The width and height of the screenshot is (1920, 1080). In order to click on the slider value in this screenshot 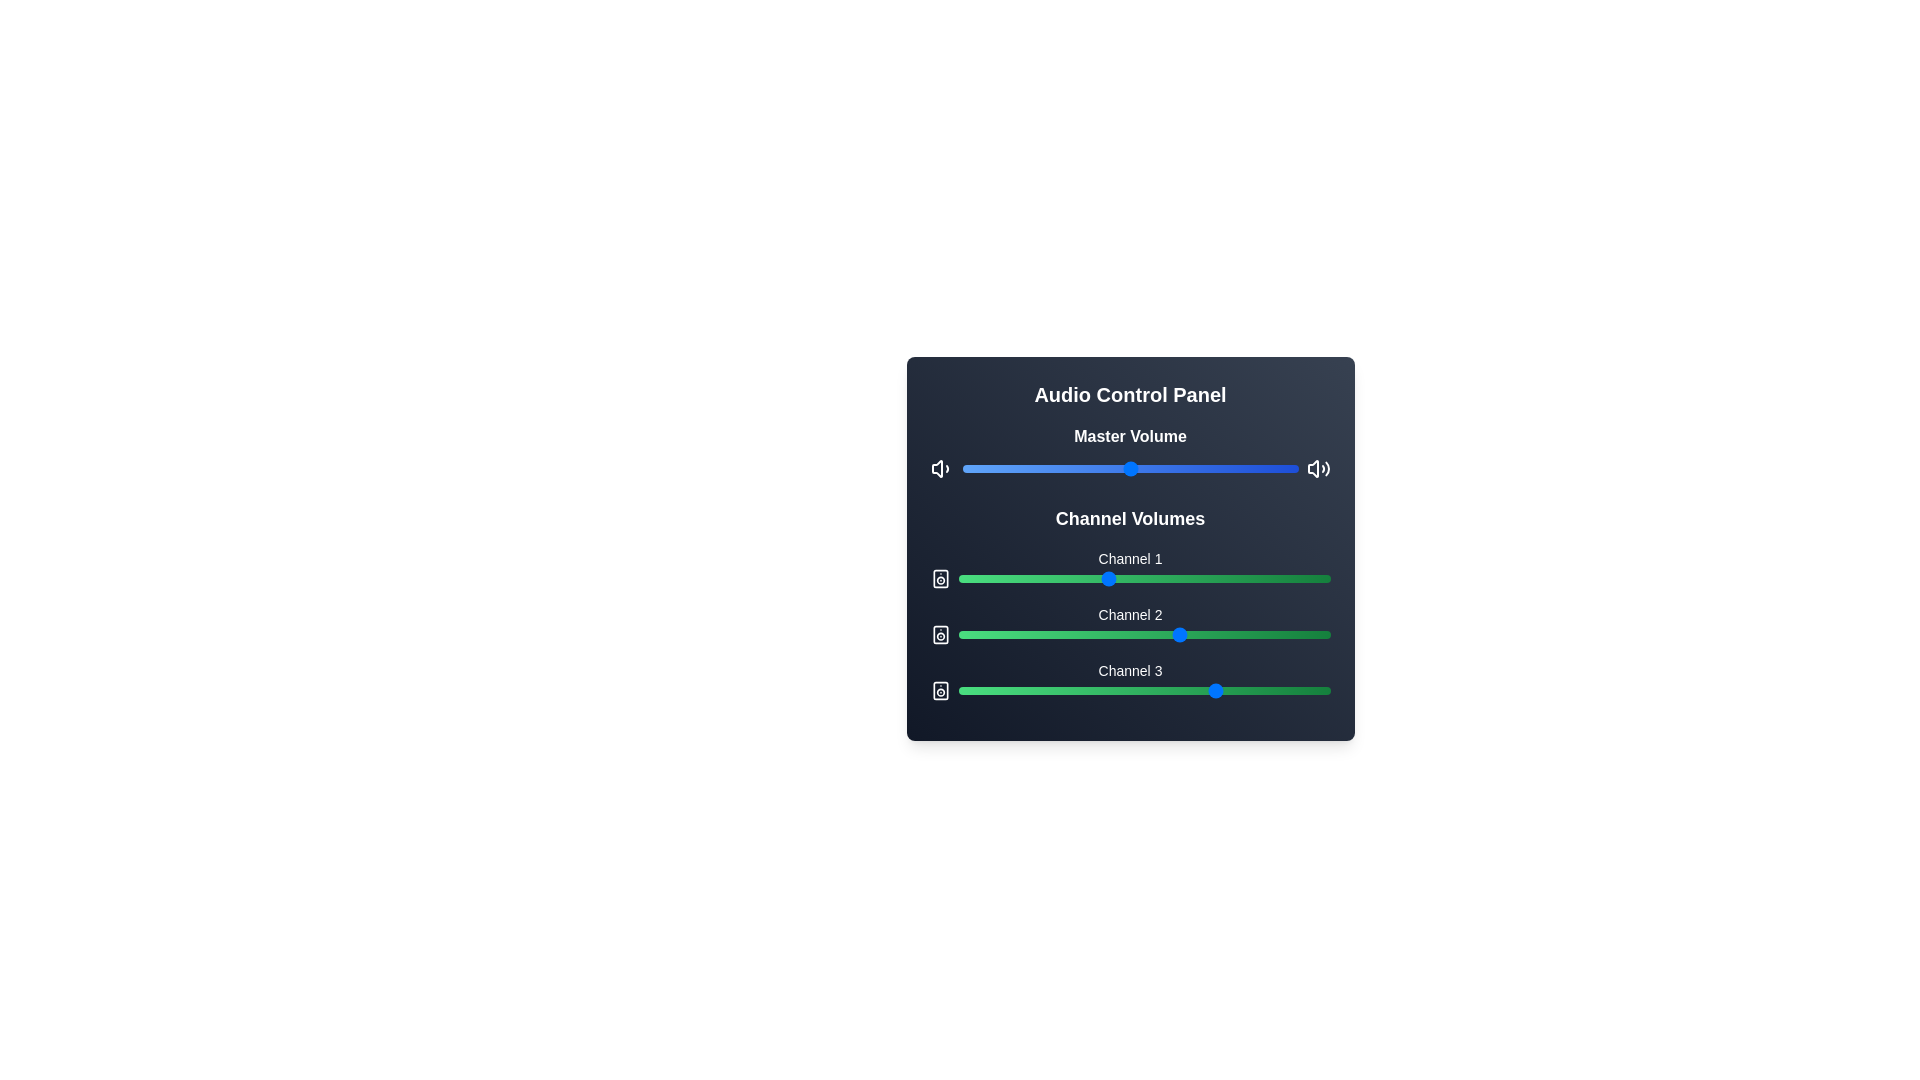, I will do `click(1163, 578)`.